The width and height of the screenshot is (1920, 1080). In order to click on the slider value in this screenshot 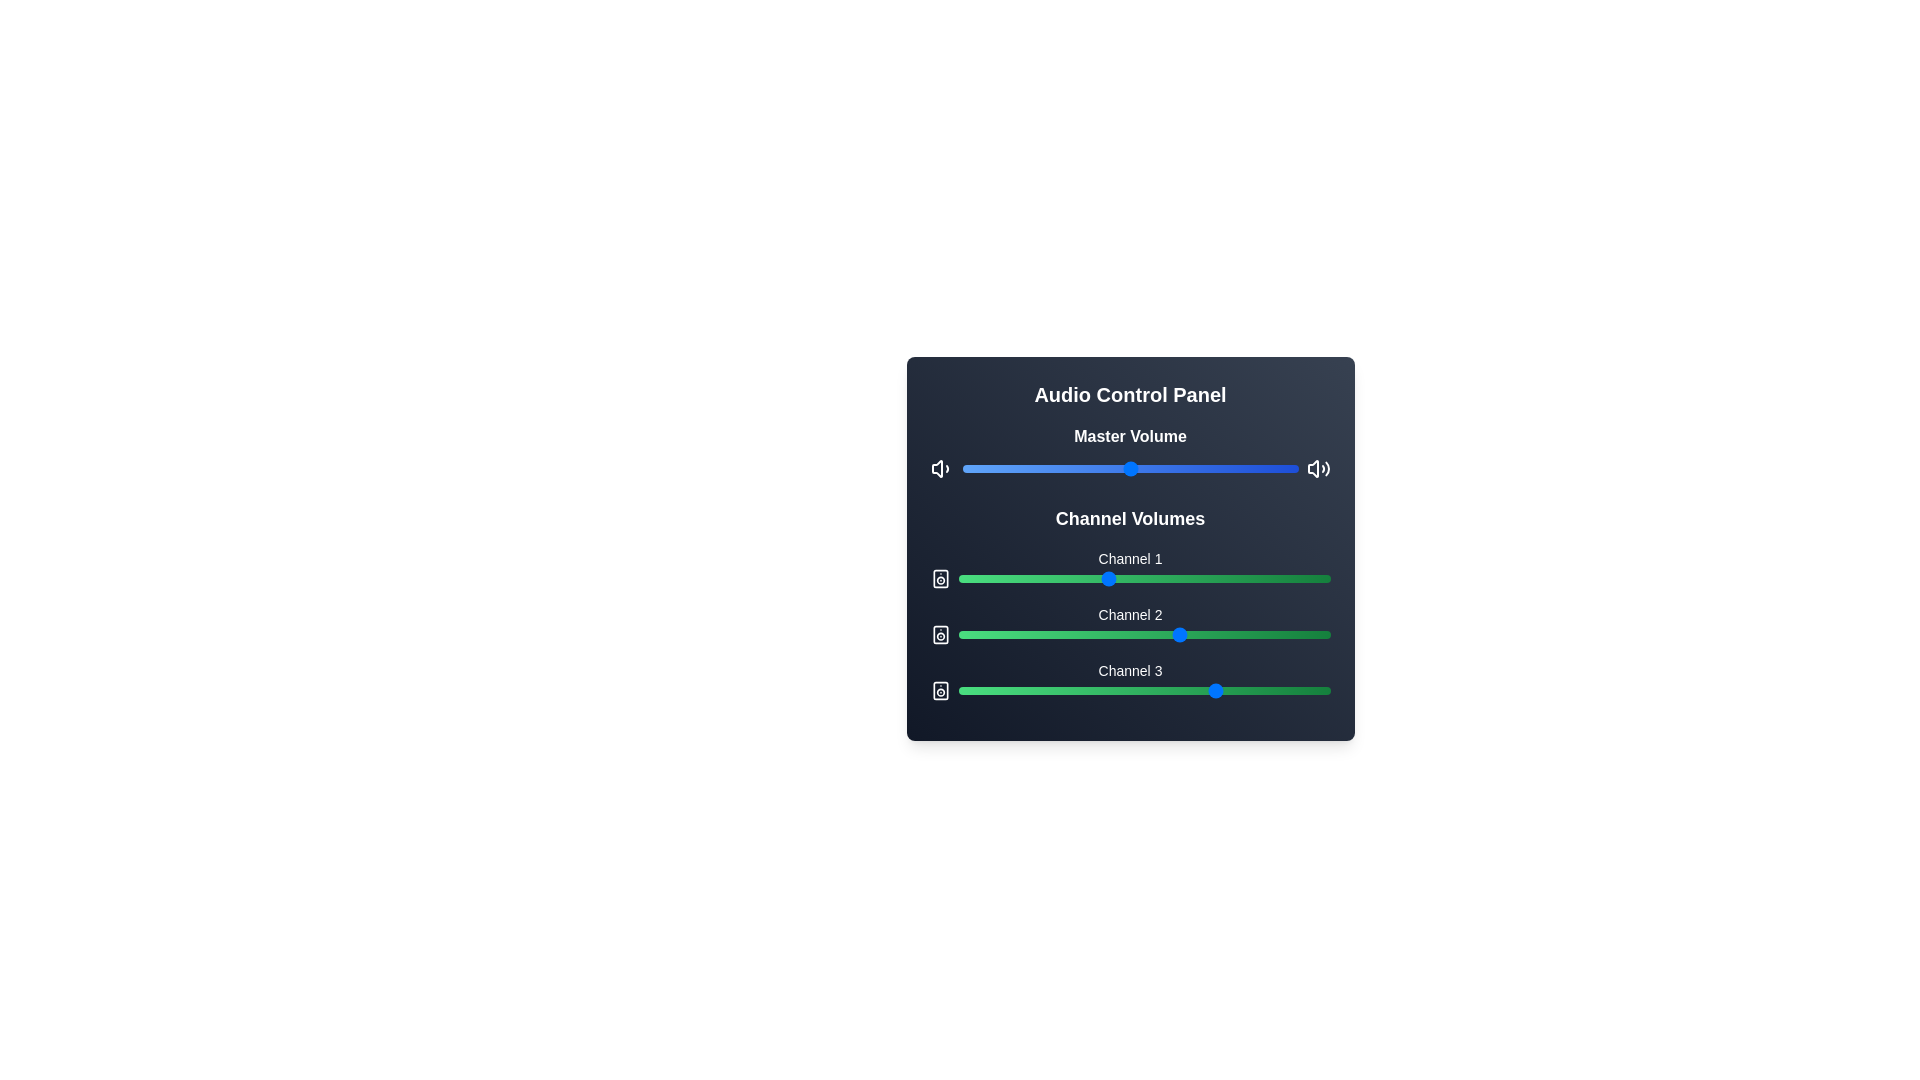, I will do `click(1163, 578)`.